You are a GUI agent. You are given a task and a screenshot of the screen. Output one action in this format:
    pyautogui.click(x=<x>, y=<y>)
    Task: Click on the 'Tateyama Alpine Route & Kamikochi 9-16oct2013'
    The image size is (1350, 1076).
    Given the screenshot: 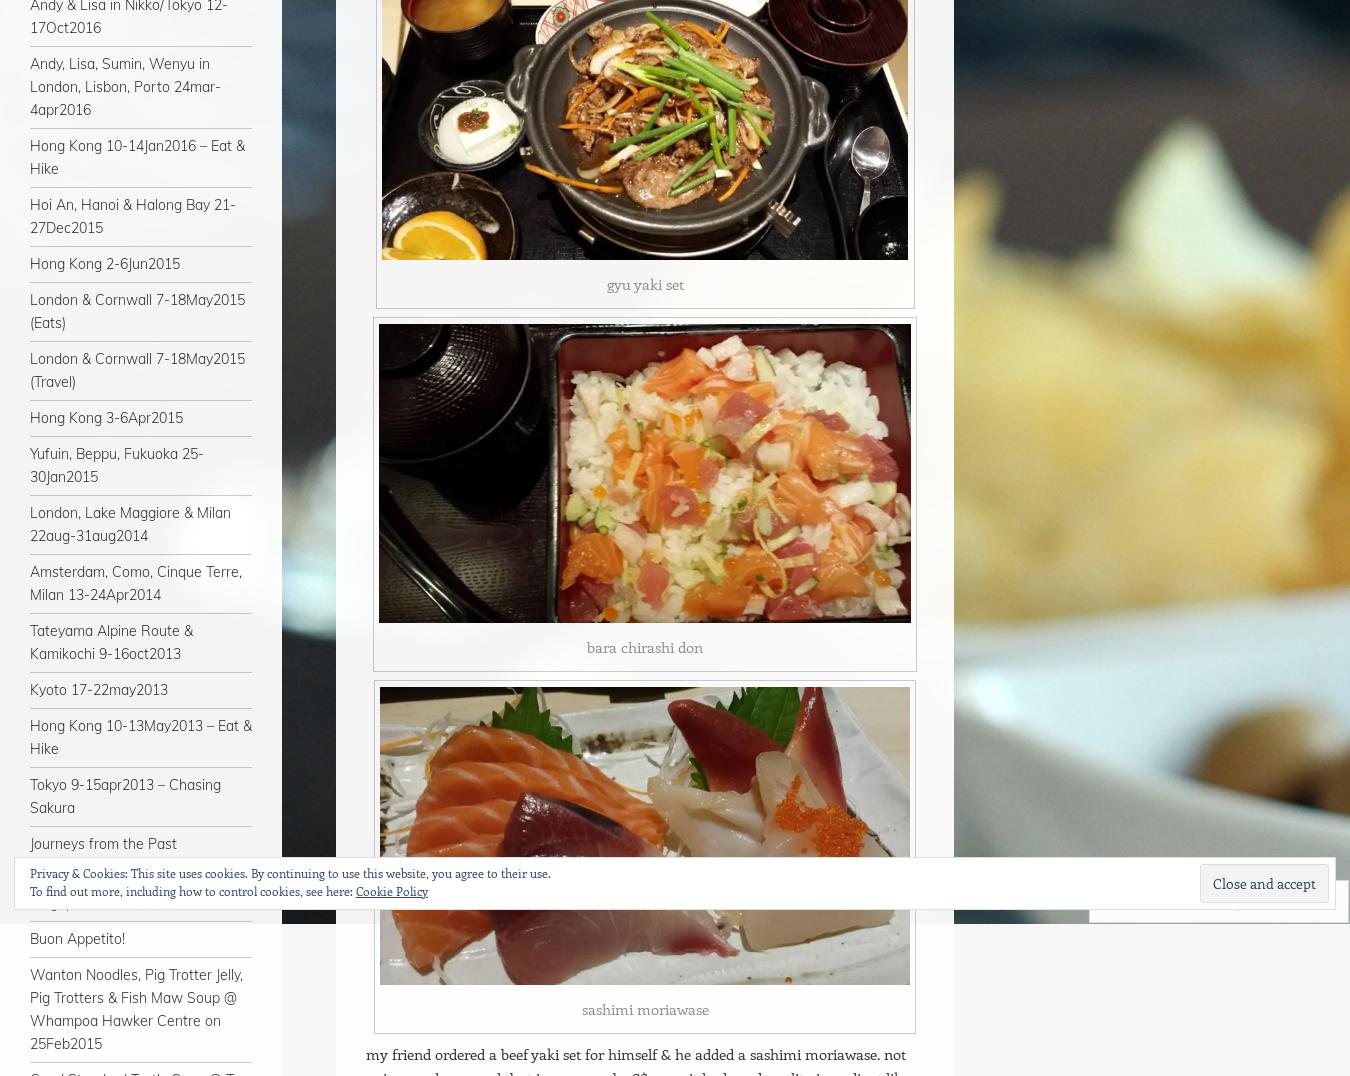 What is the action you would take?
    pyautogui.click(x=110, y=641)
    